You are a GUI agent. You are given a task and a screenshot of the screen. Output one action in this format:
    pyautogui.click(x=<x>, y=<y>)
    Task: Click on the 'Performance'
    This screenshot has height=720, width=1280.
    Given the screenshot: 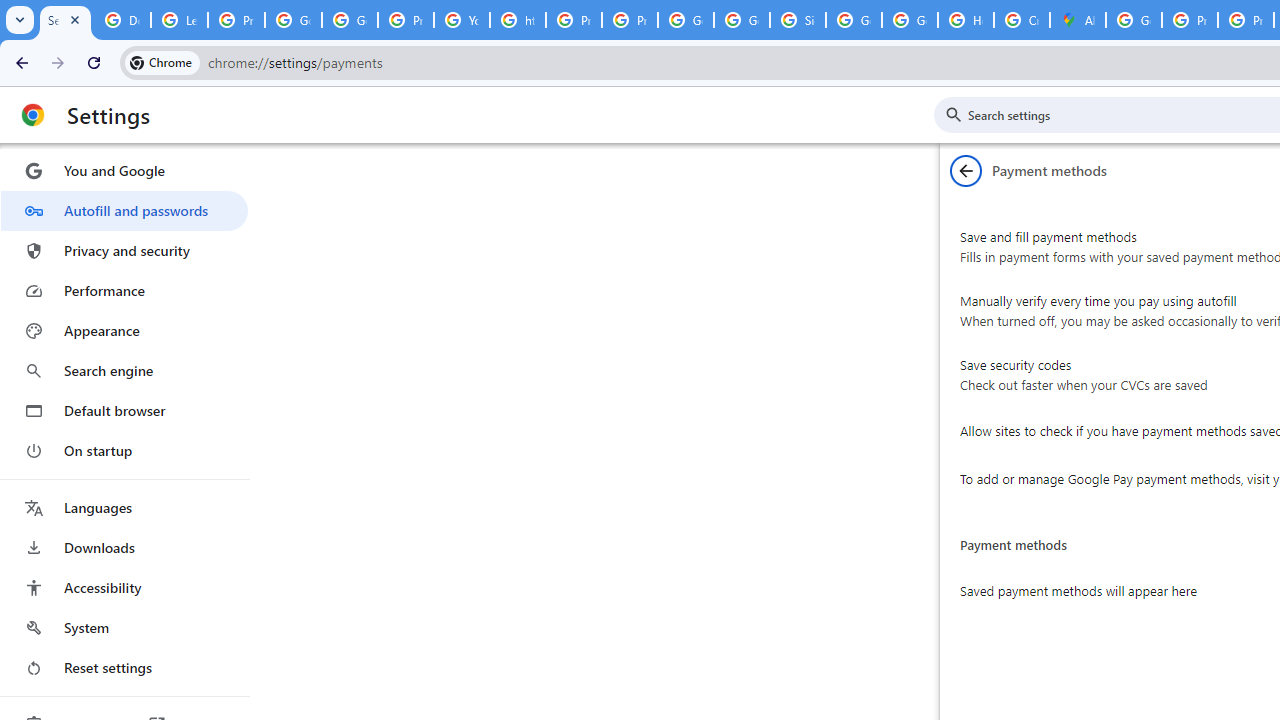 What is the action you would take?
    pyautogui.click(x=123, y=290)
    